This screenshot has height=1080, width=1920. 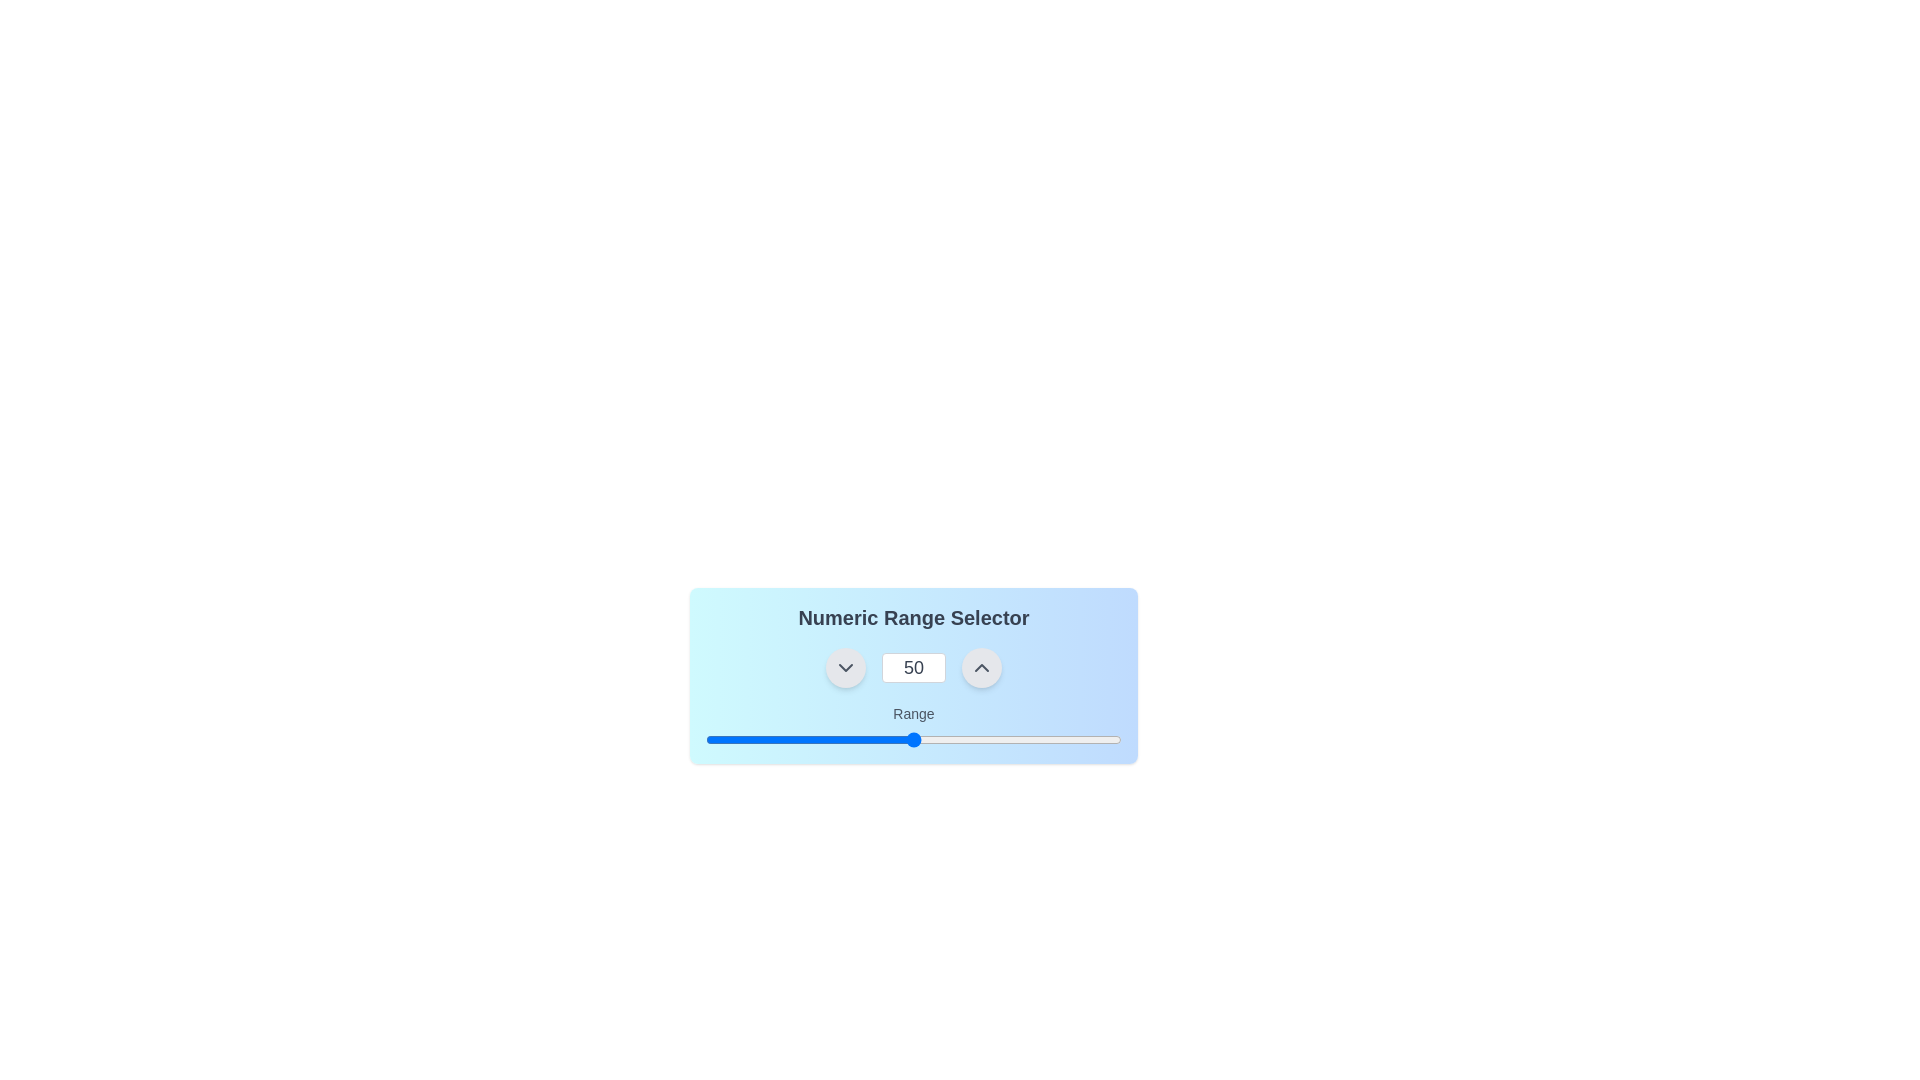 I want to click on the button located to the right of the numeric value display box labeled '50' to increment the value, so click(x=982, y=667).